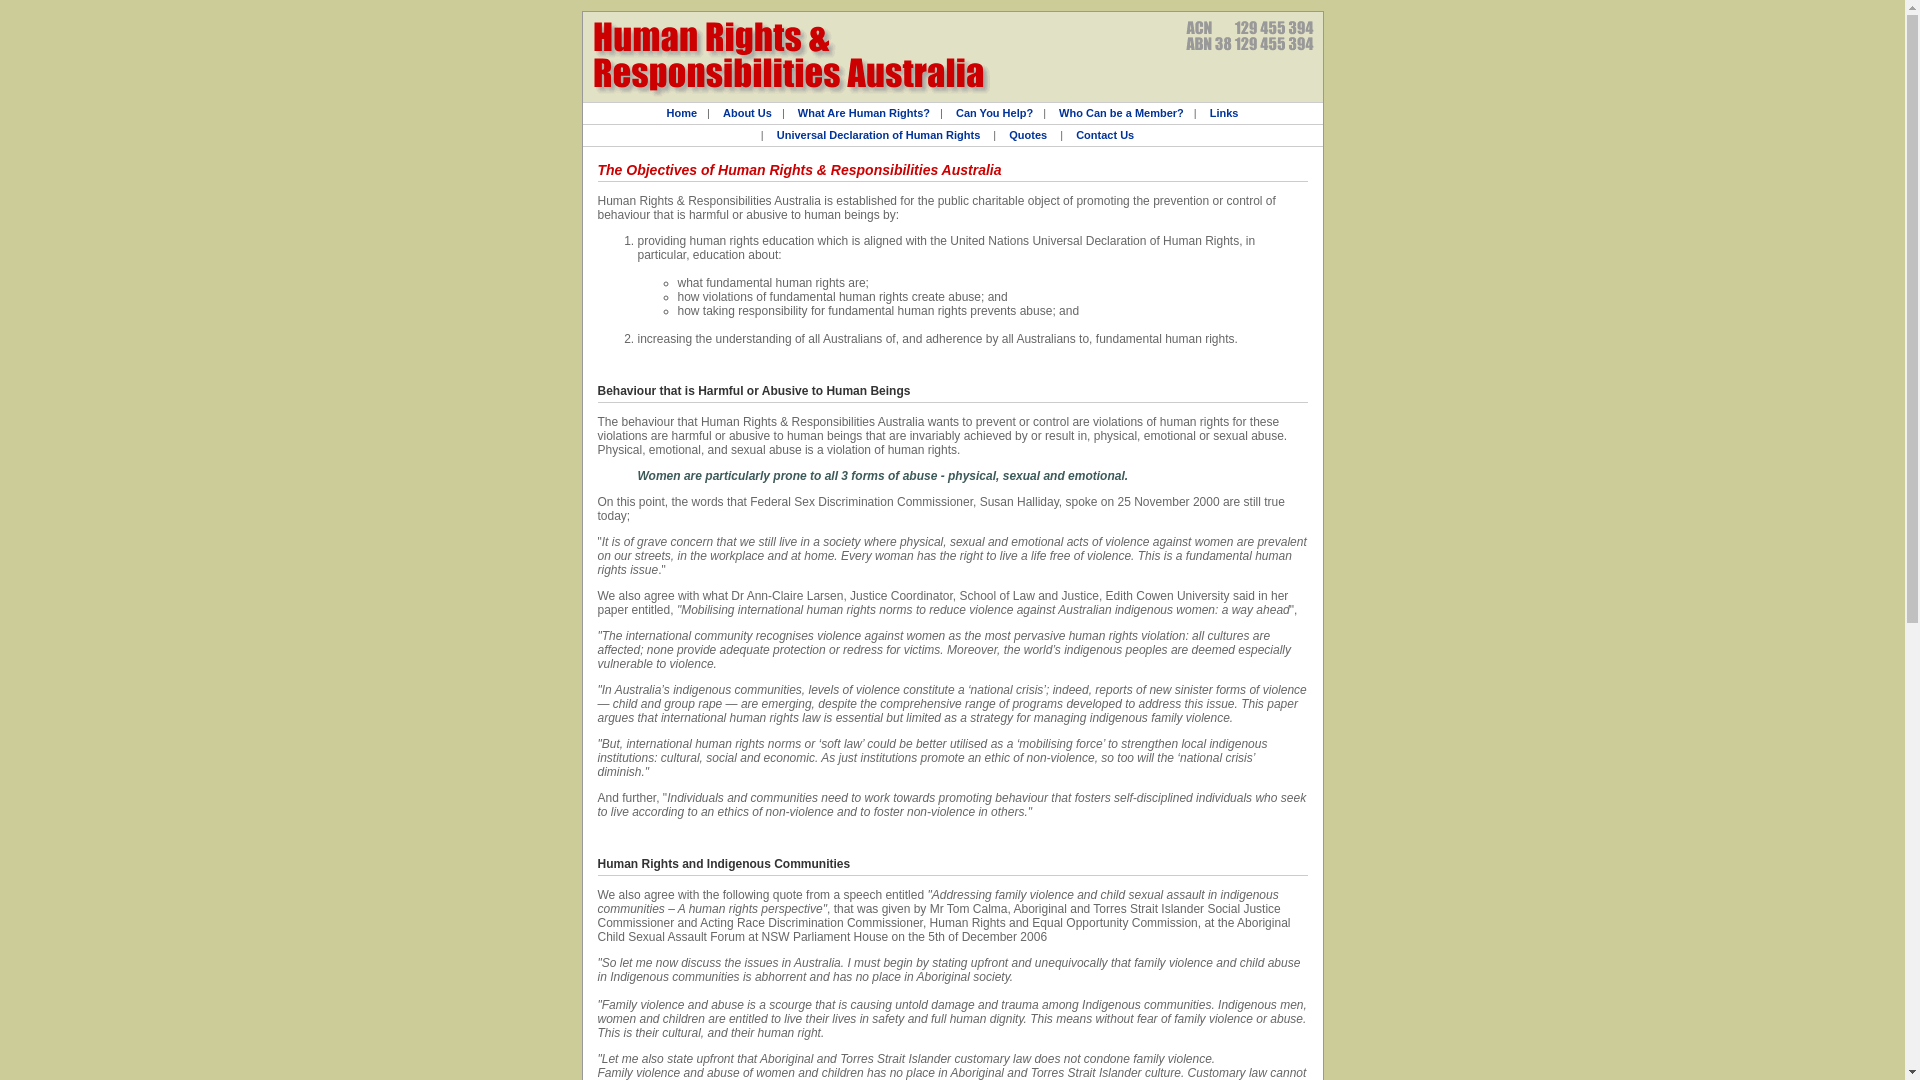 This screenshot has height=1080, width=1920. I want to click on 'Links', so click(1223, 112).